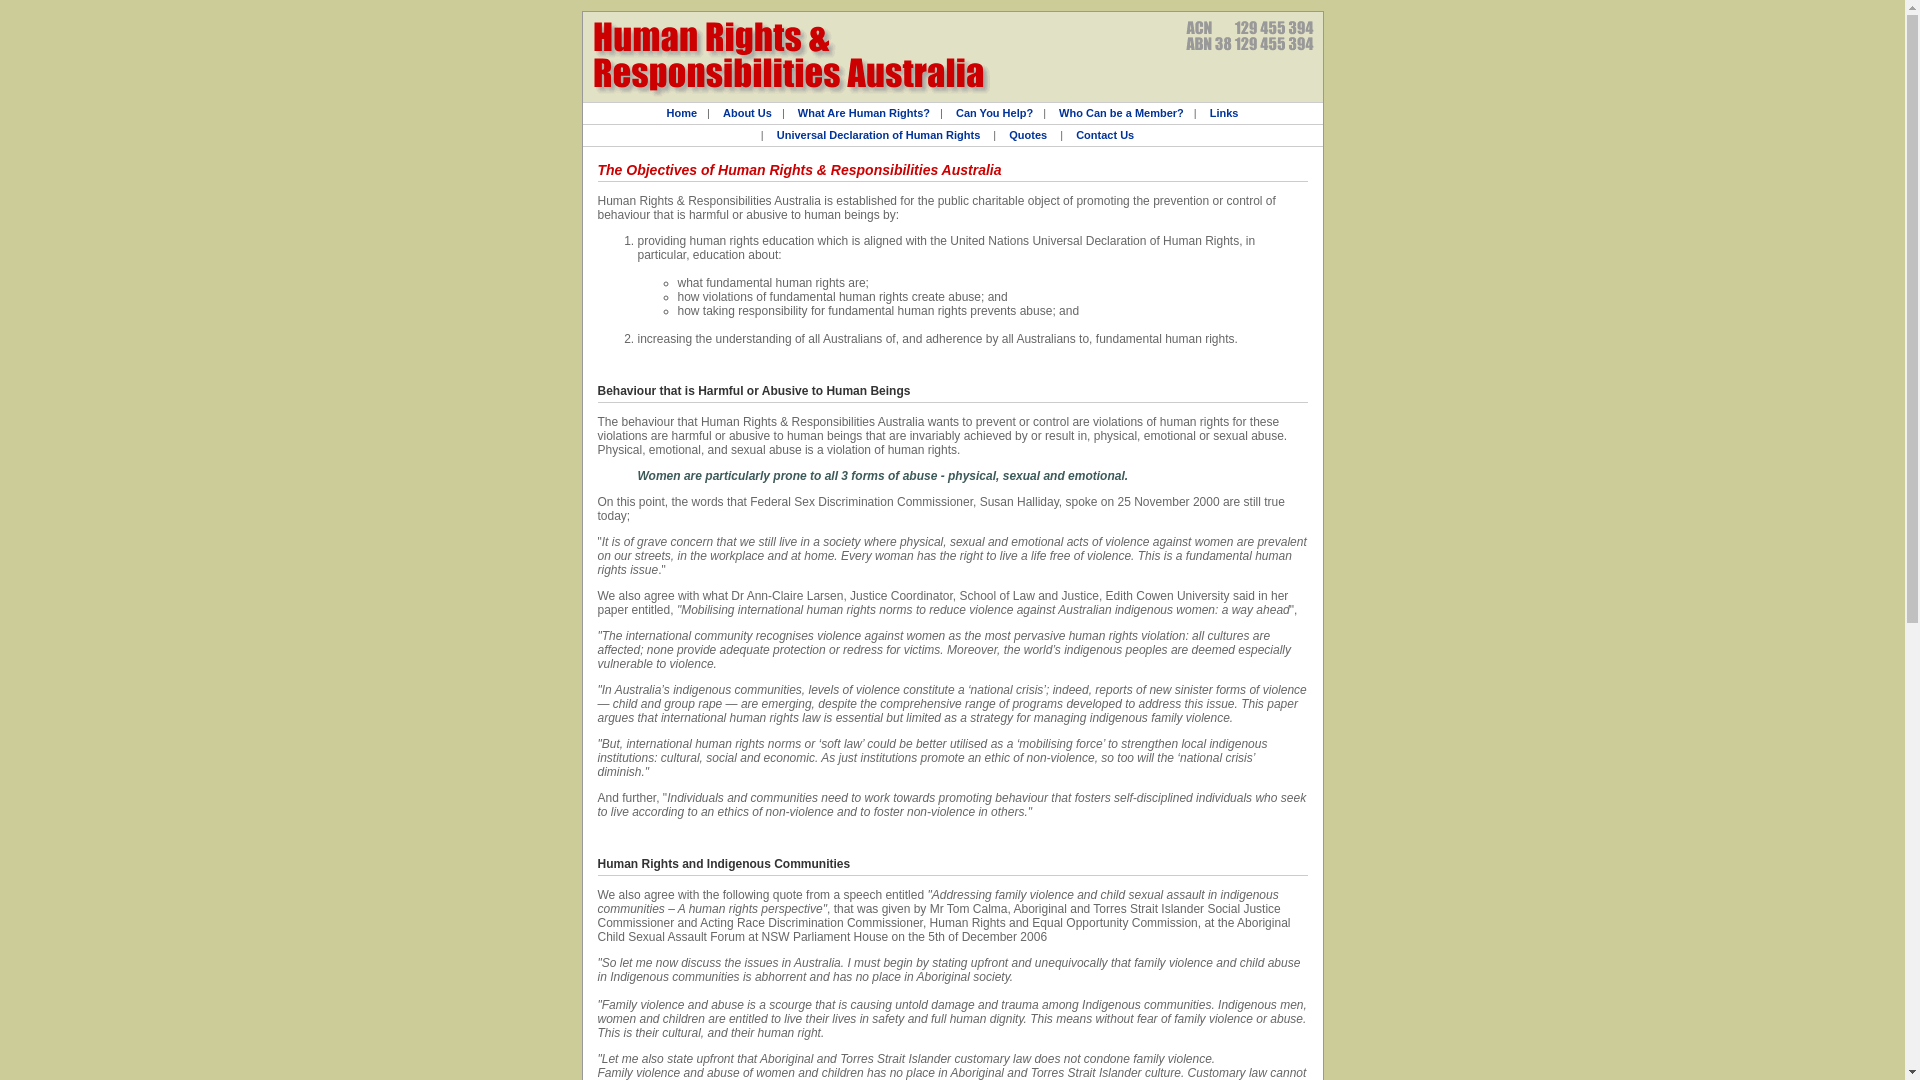 This screenshot has height=1080, width=1920. I want to click on 'Links', so click(1223, 112).